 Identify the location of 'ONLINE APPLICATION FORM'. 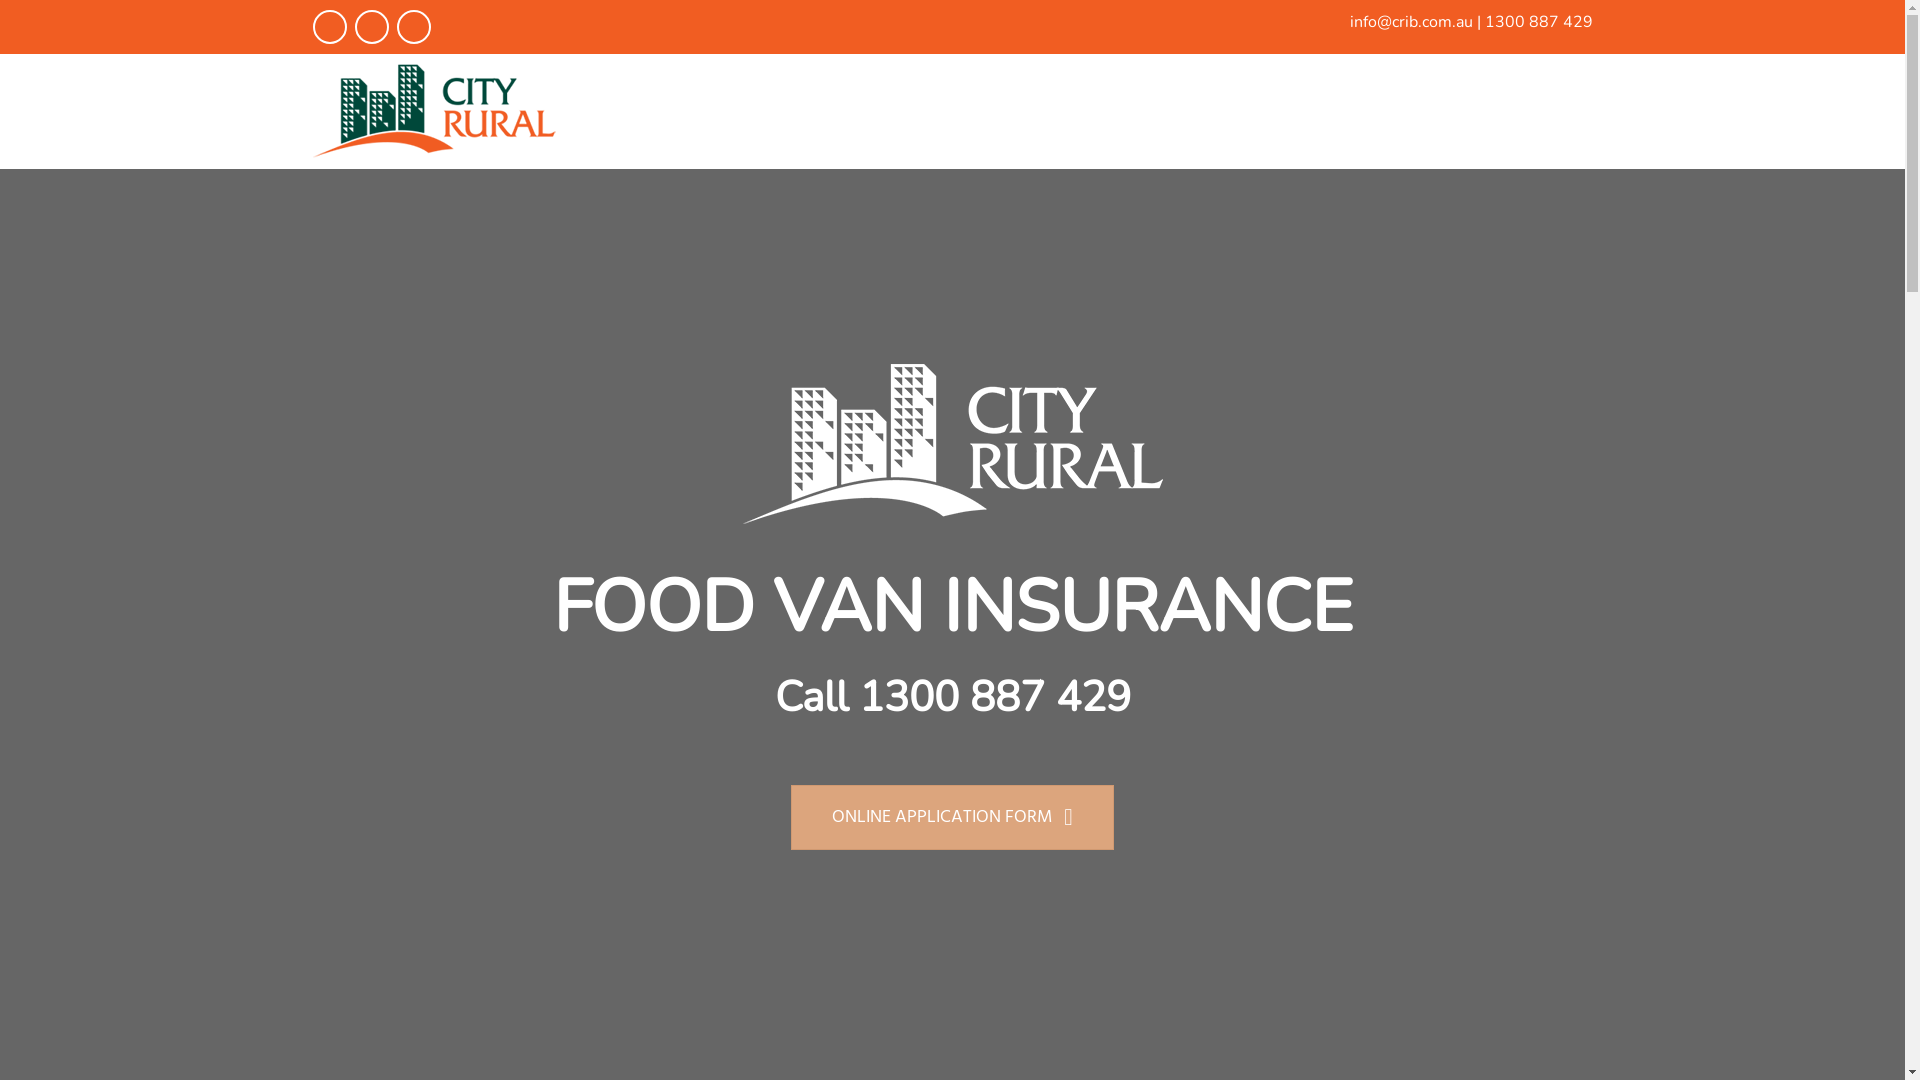
(951, 817).